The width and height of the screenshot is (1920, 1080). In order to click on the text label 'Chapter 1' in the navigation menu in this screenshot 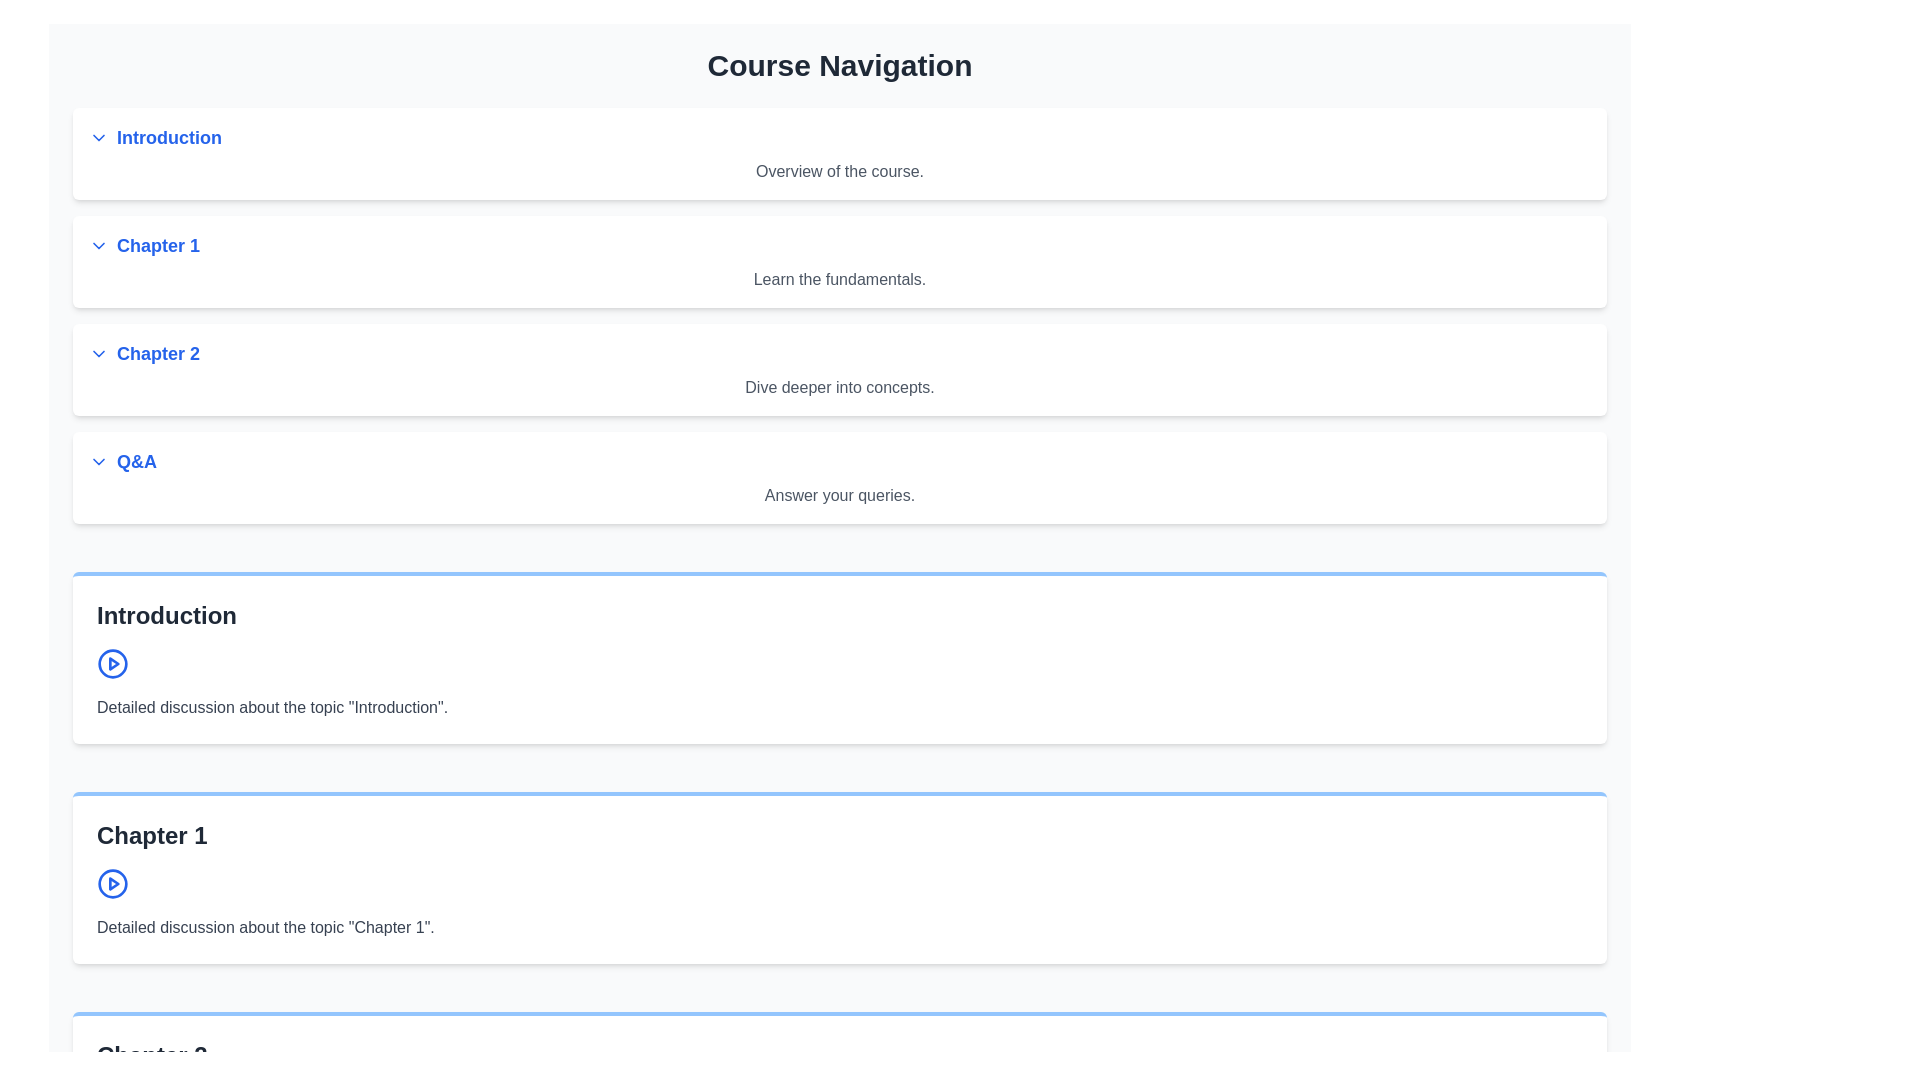, I will do `click(157, 245)`.